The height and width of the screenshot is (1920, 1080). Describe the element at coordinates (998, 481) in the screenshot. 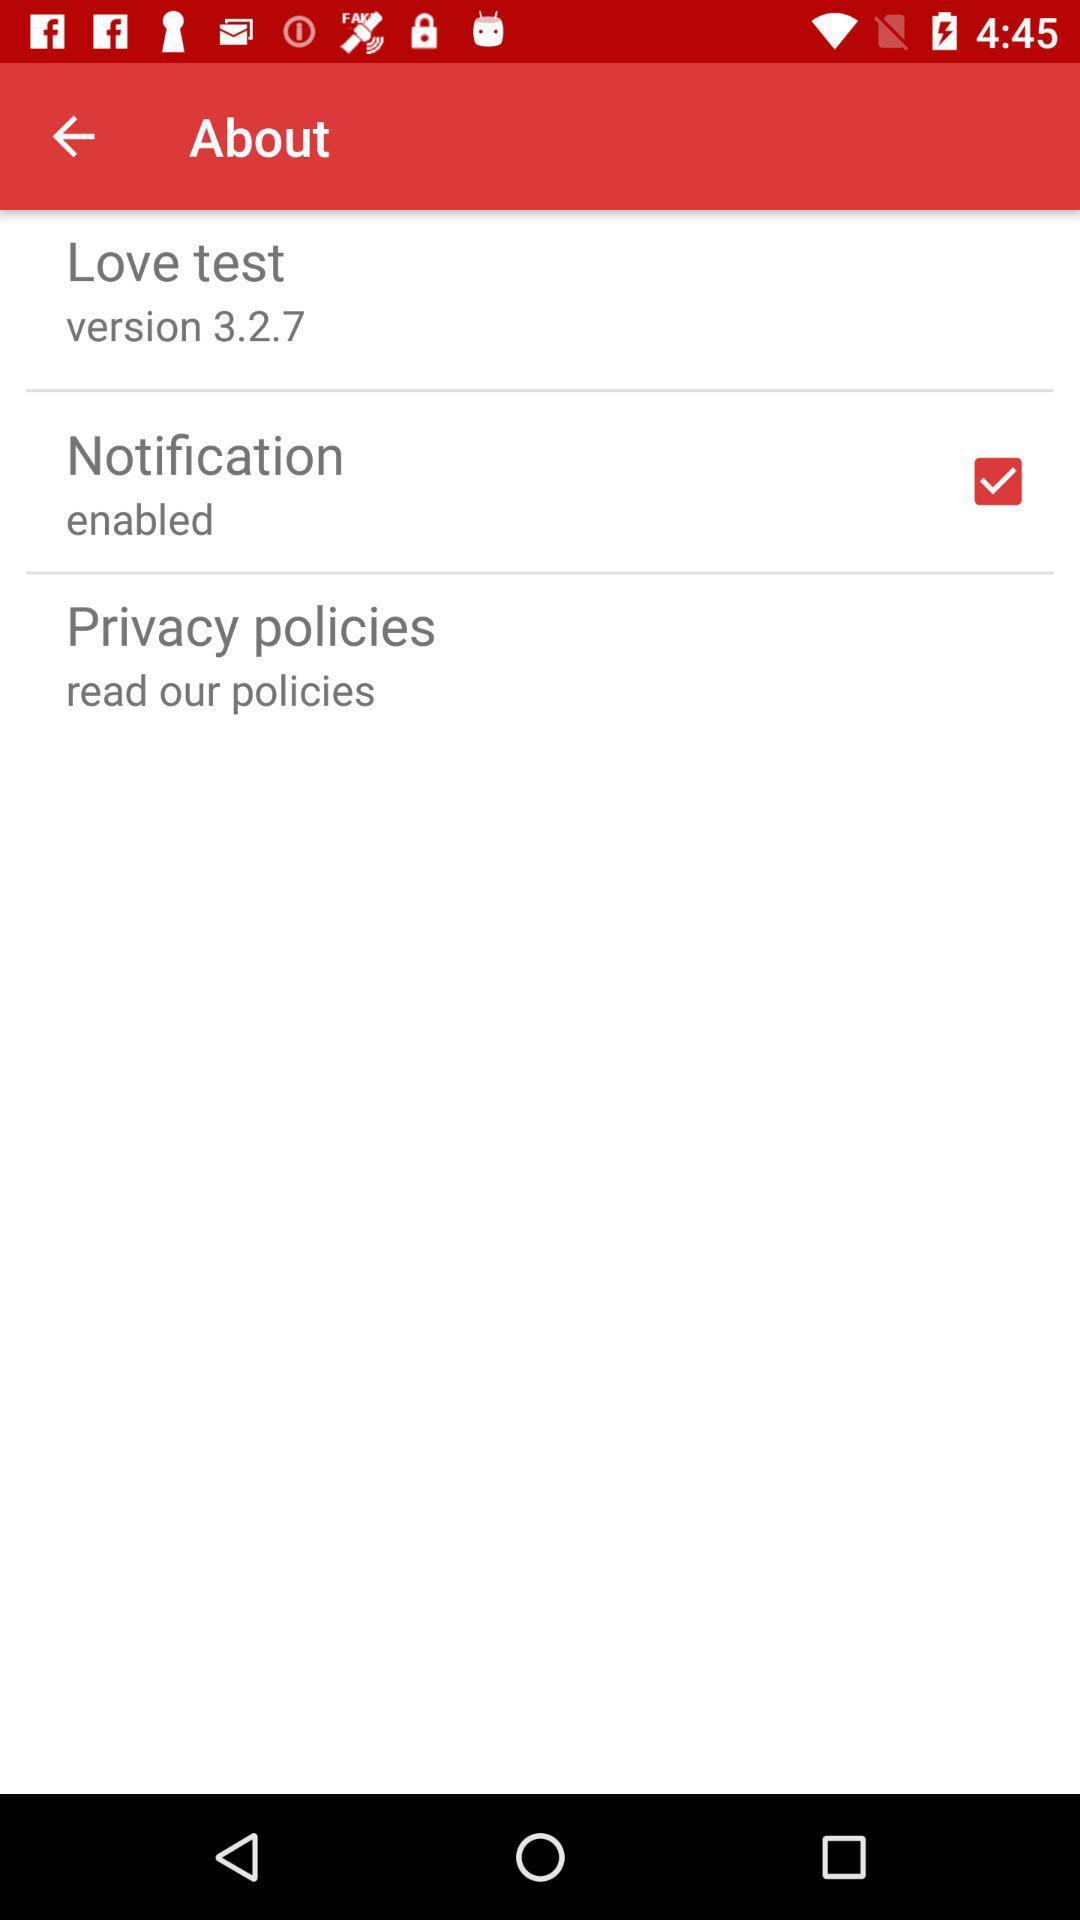

I see `notifications` at that location.